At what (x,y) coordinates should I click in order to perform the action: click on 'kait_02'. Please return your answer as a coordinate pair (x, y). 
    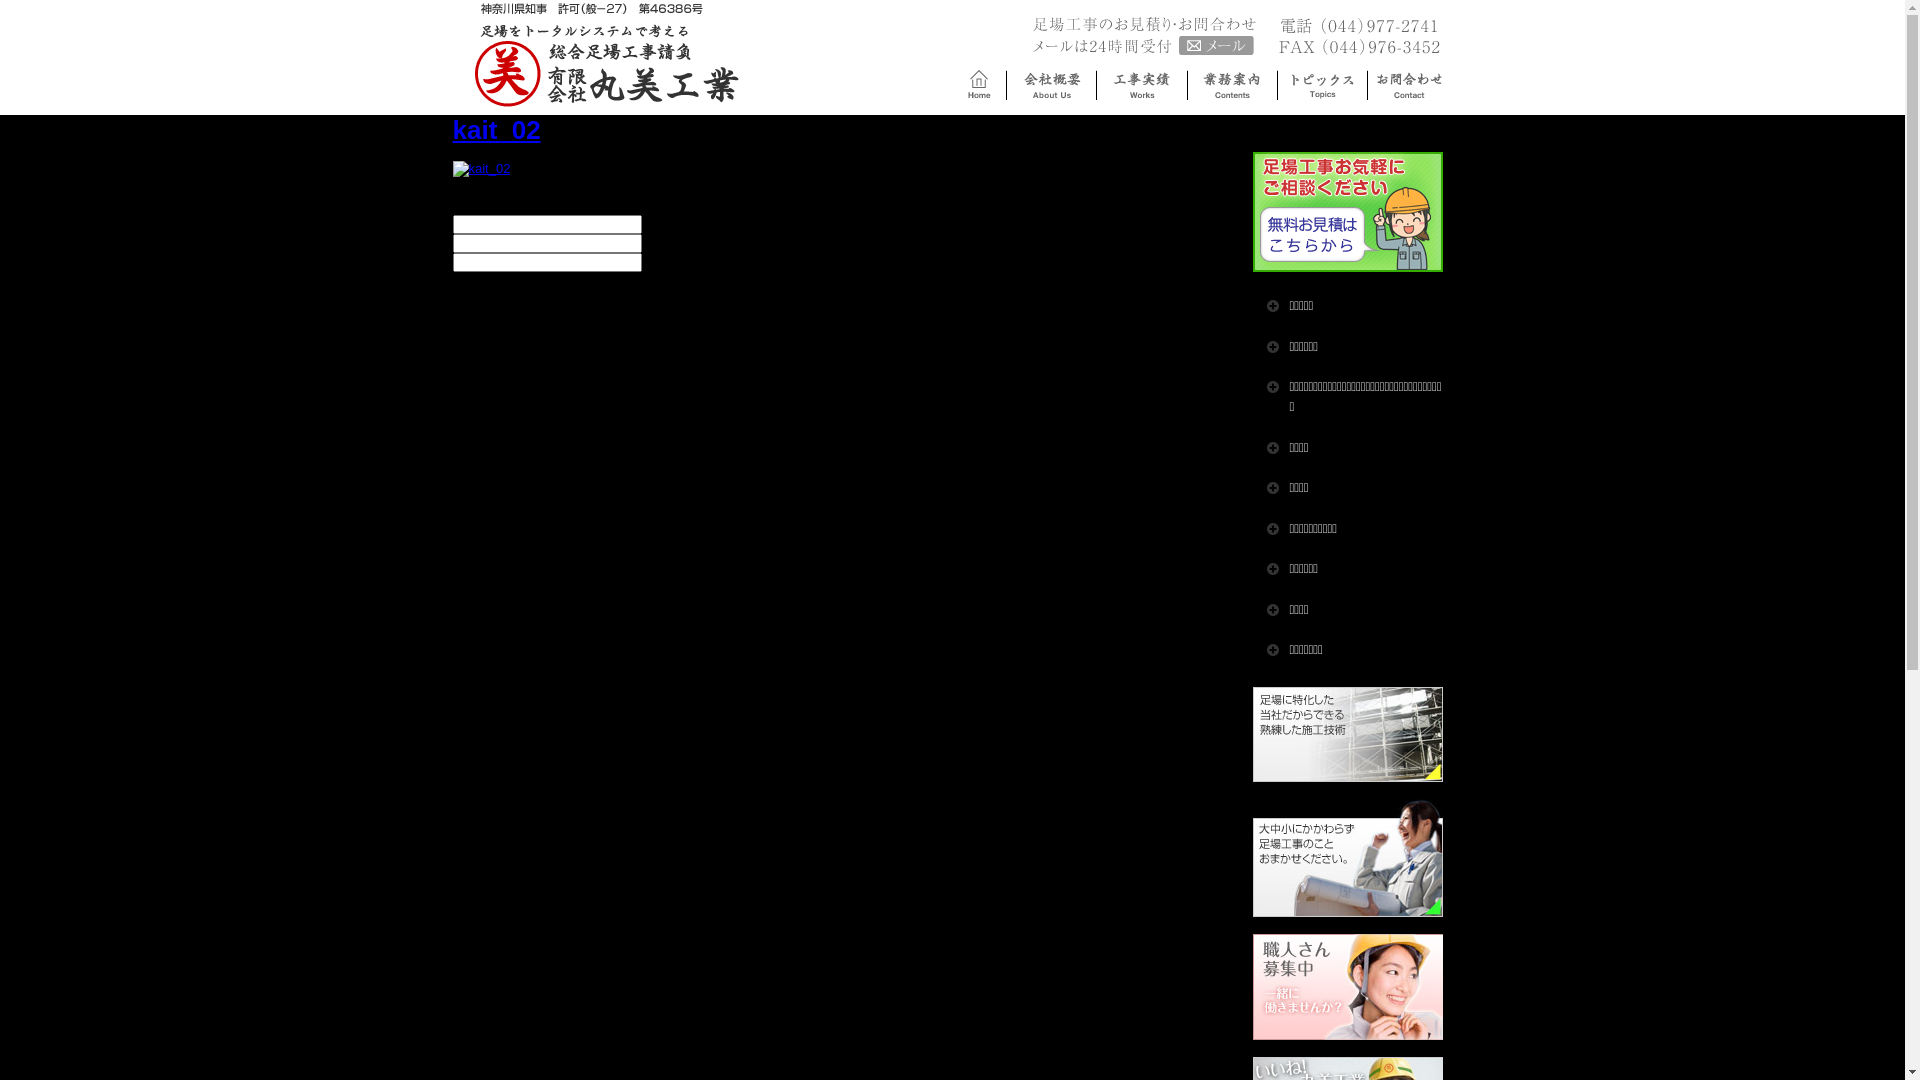
    Looking at the image, I should click on (480, 167).